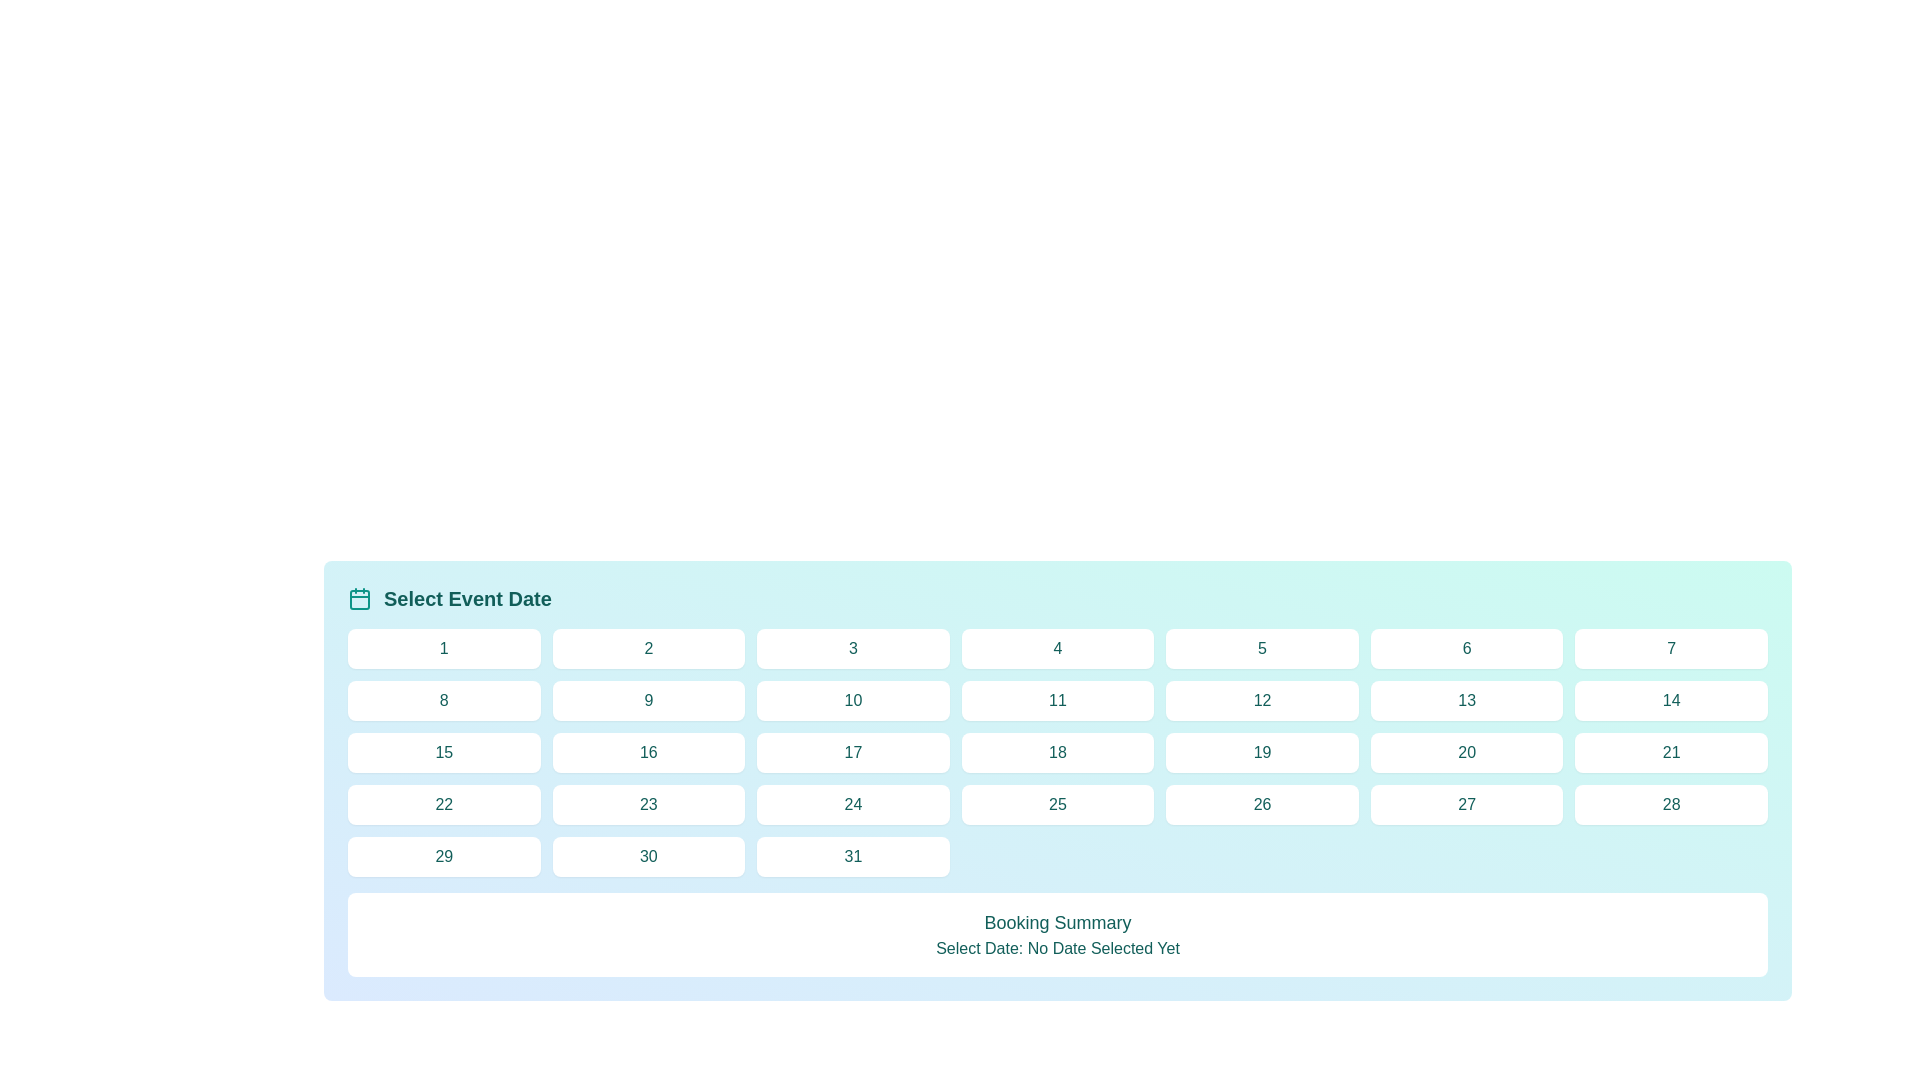 The height and width of the screenshot is (1080, 1920). I want to click on the rectangular button with rounded corners labeled '11', located in the second row and fourth column of the calendar interface, so click(1056, 700).